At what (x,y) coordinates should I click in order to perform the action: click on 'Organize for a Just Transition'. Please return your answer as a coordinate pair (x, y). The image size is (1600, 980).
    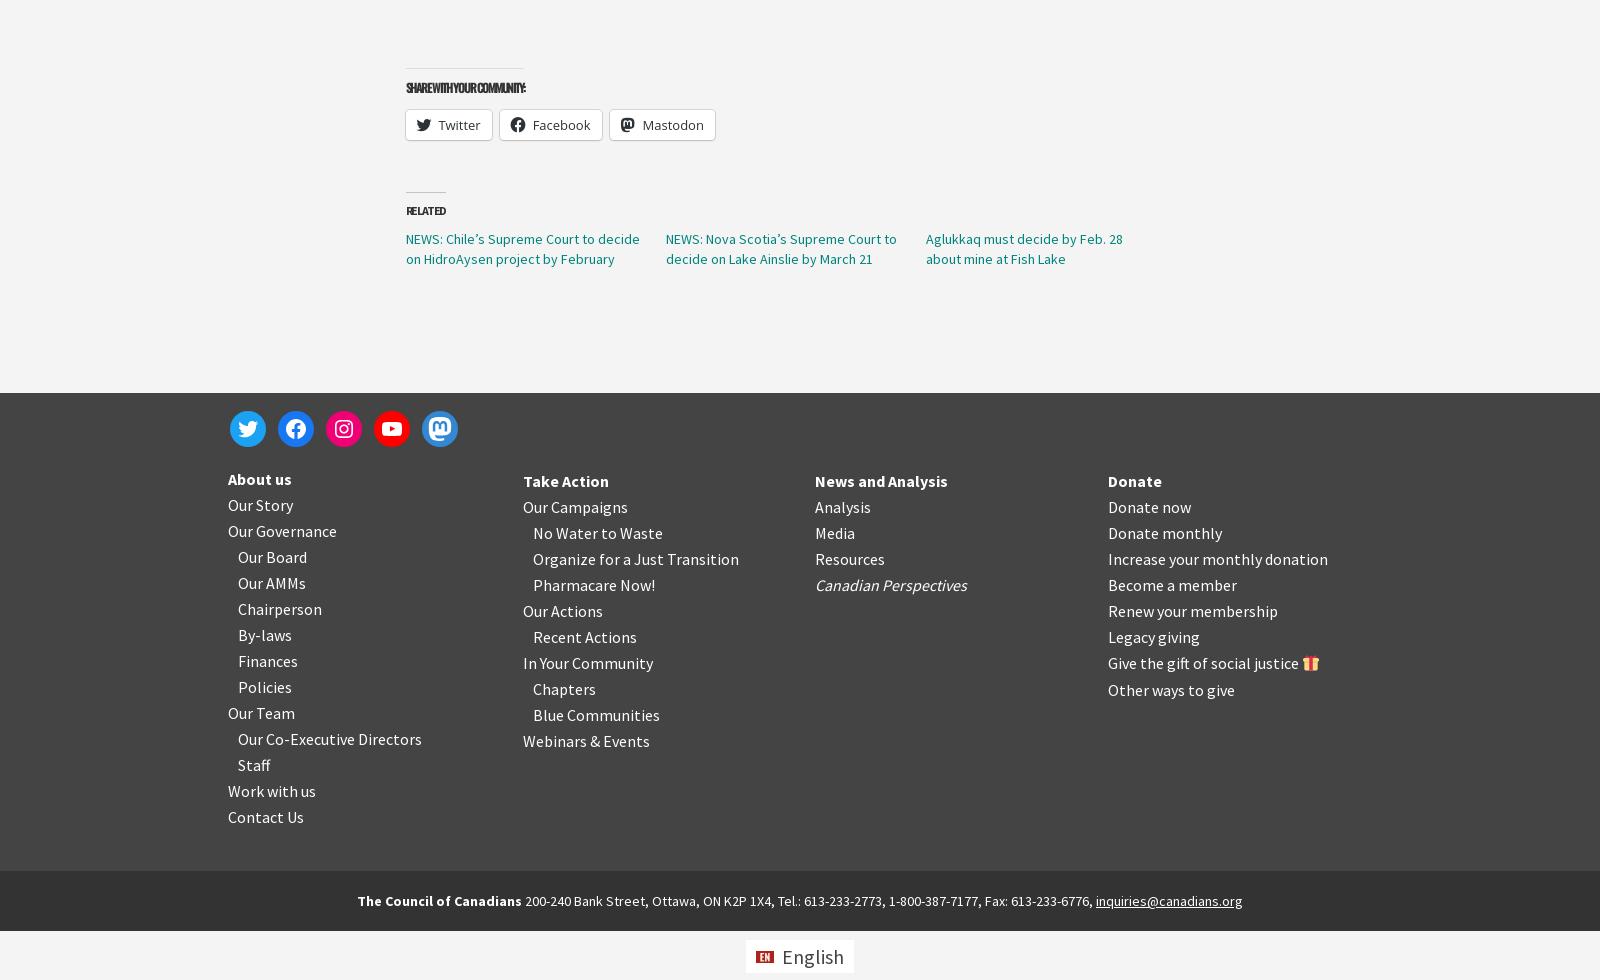
    Looking at the image, I should click on (635, 558).